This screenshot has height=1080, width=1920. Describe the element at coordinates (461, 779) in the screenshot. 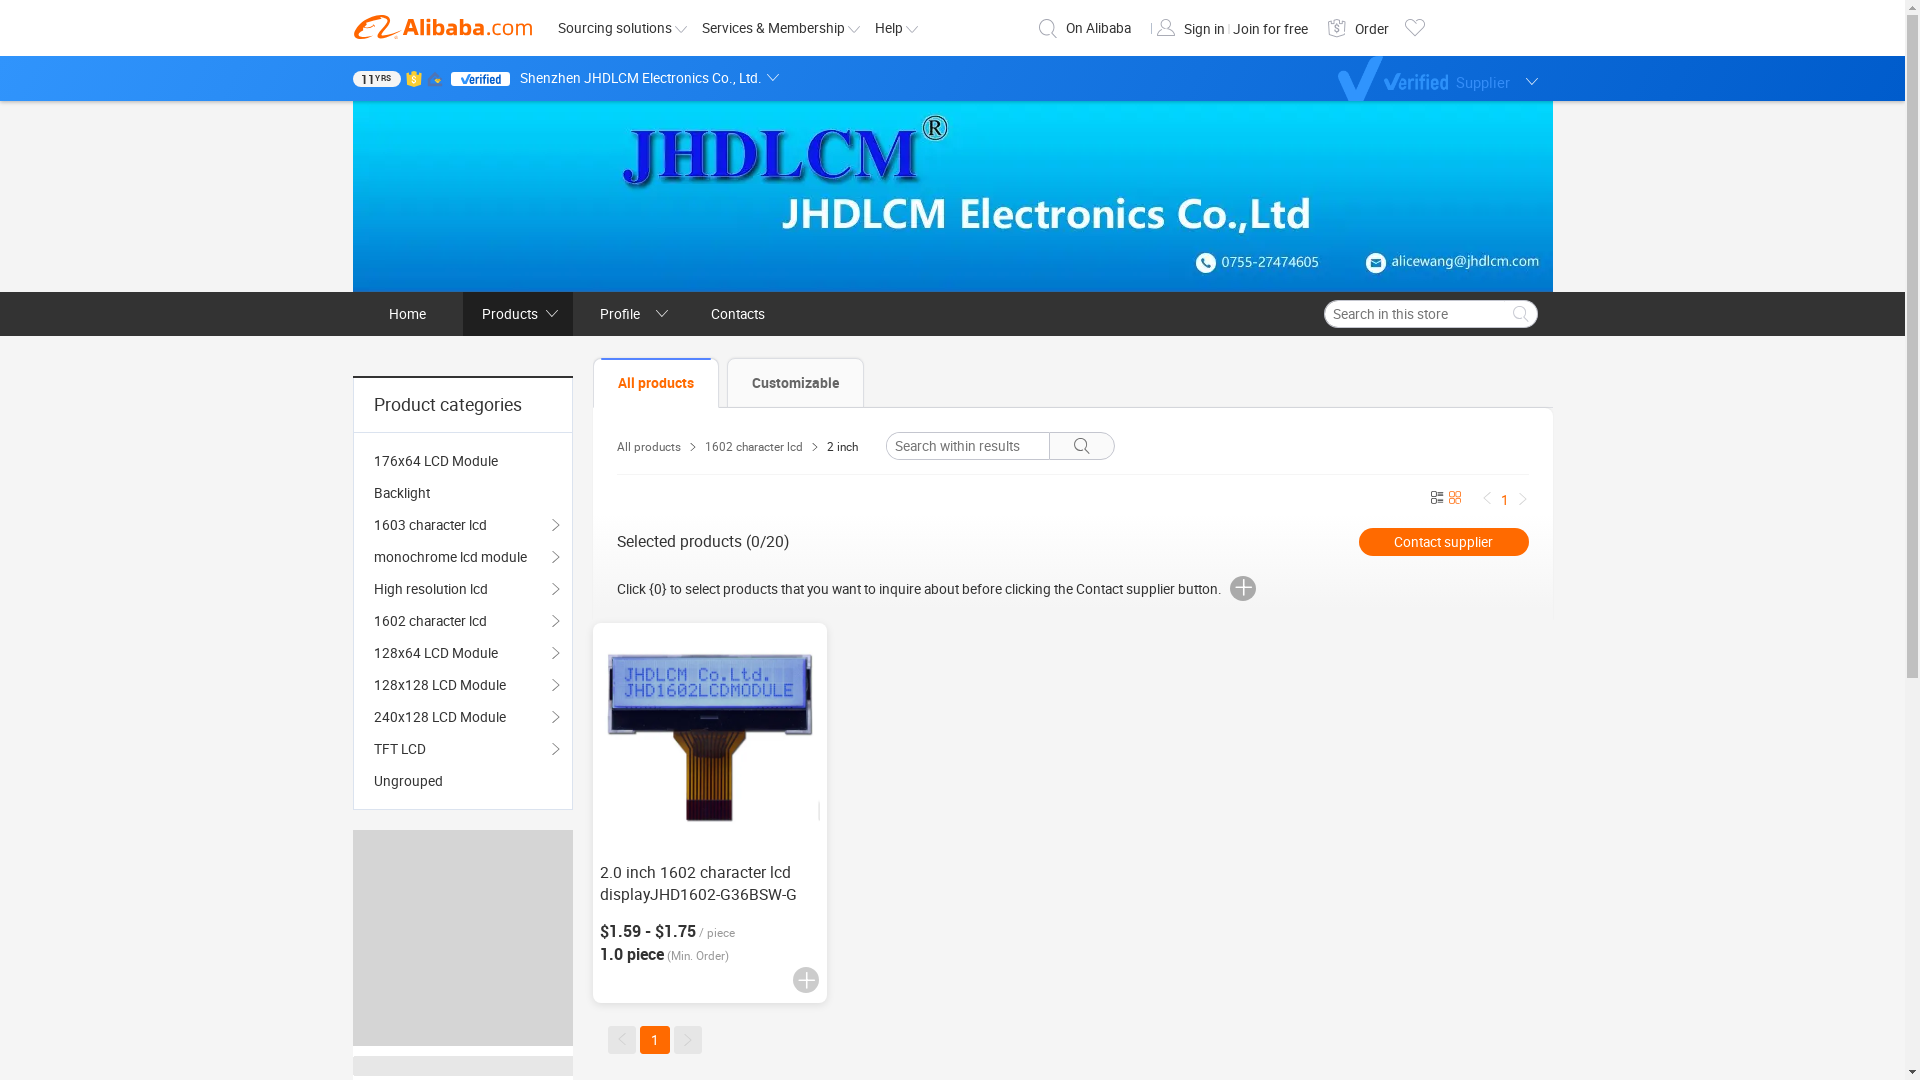

I see `'Ungrouped'` at that location.